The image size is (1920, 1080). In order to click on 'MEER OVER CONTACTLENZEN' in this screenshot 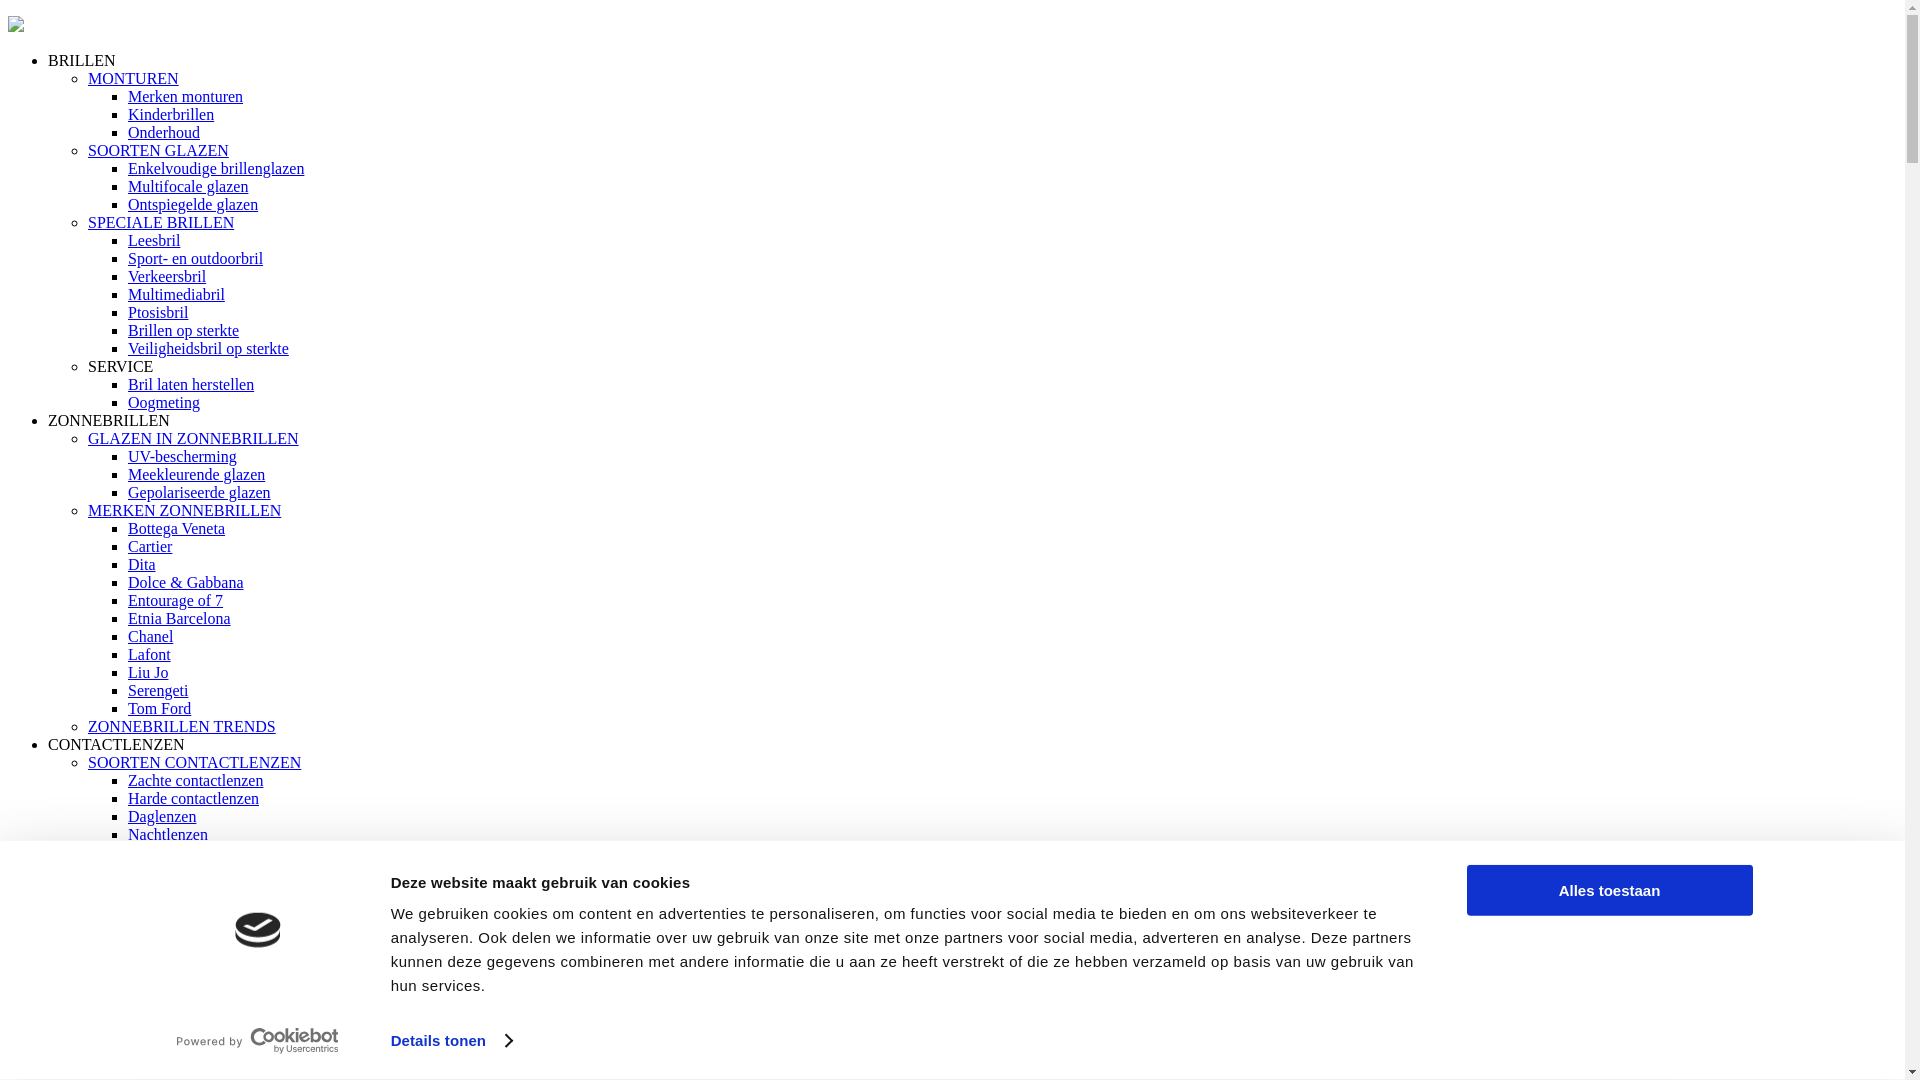, I will do `click(86, 924)`.